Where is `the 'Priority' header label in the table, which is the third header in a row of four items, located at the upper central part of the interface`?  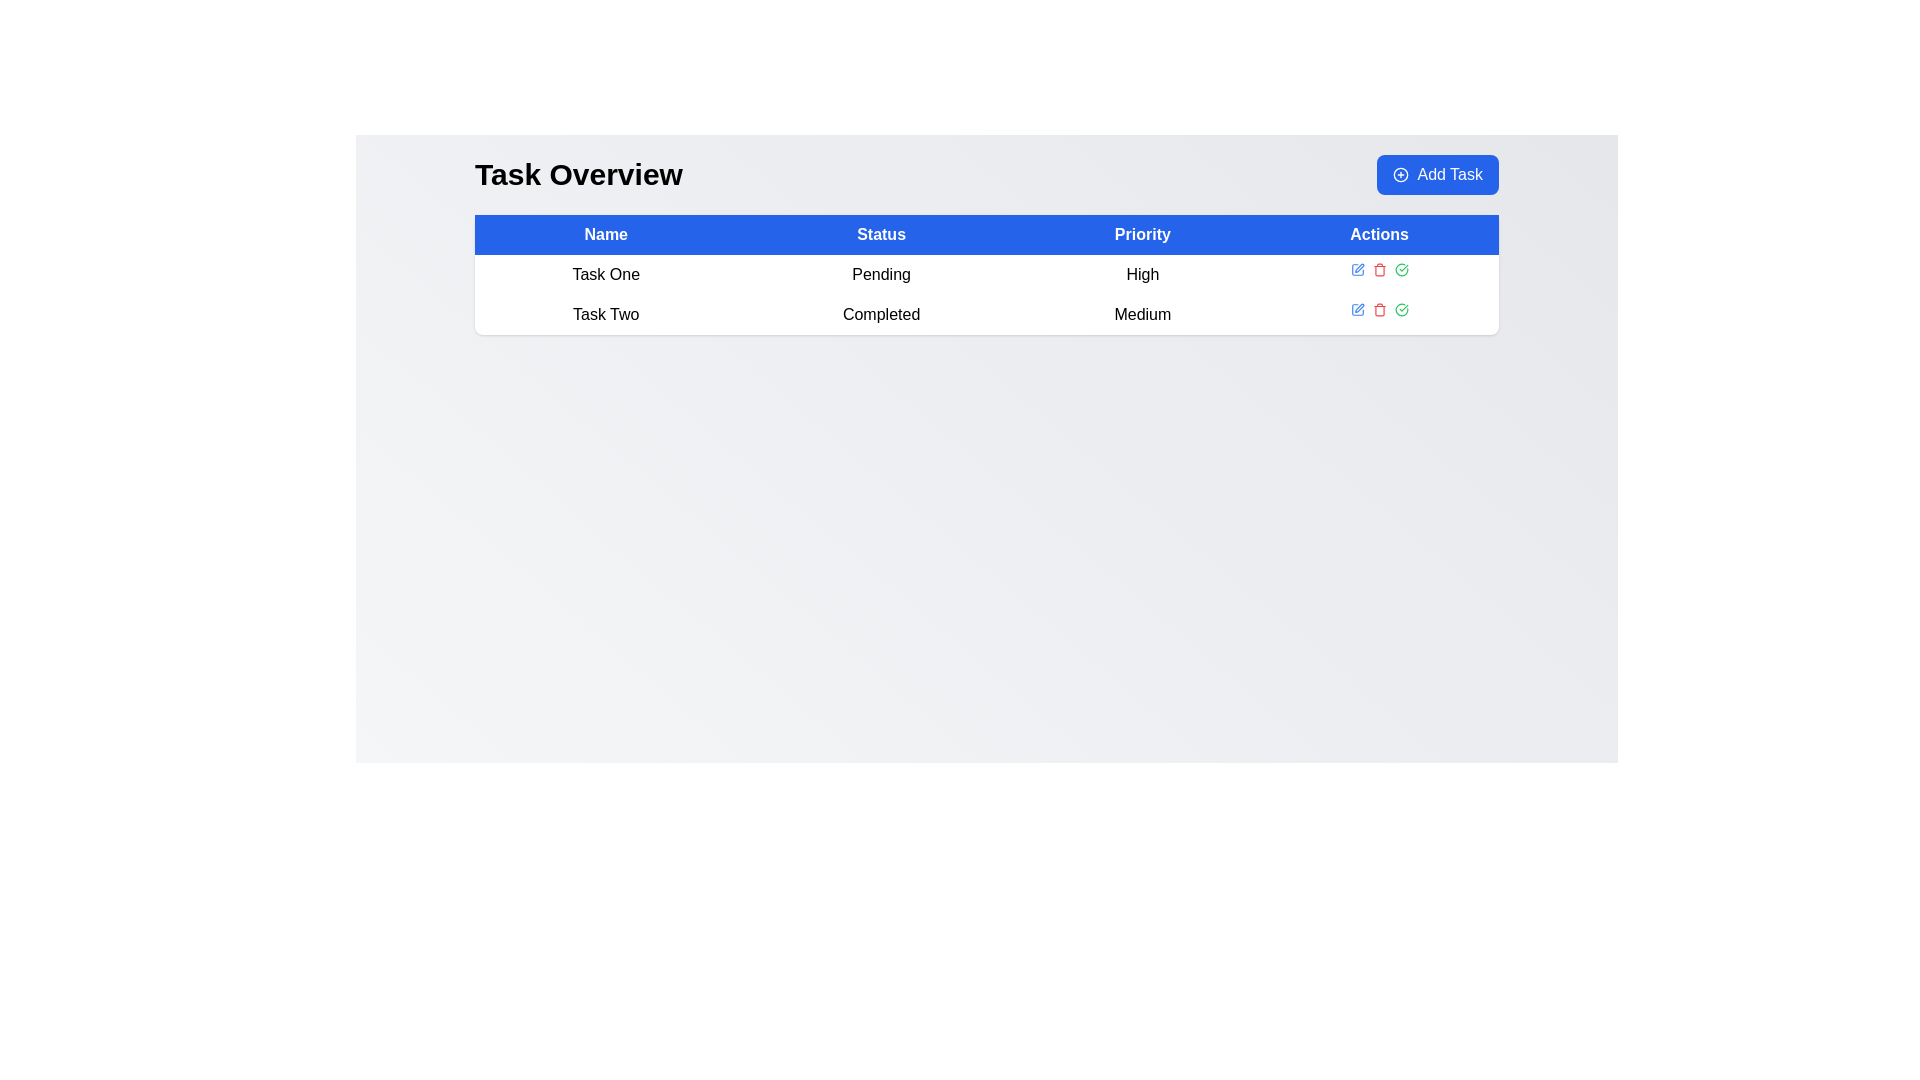
the 'Priority' header label in the table, which is the third header in a row of four items, located at the upper central part of the interface is located at coordinates (1142, 234).